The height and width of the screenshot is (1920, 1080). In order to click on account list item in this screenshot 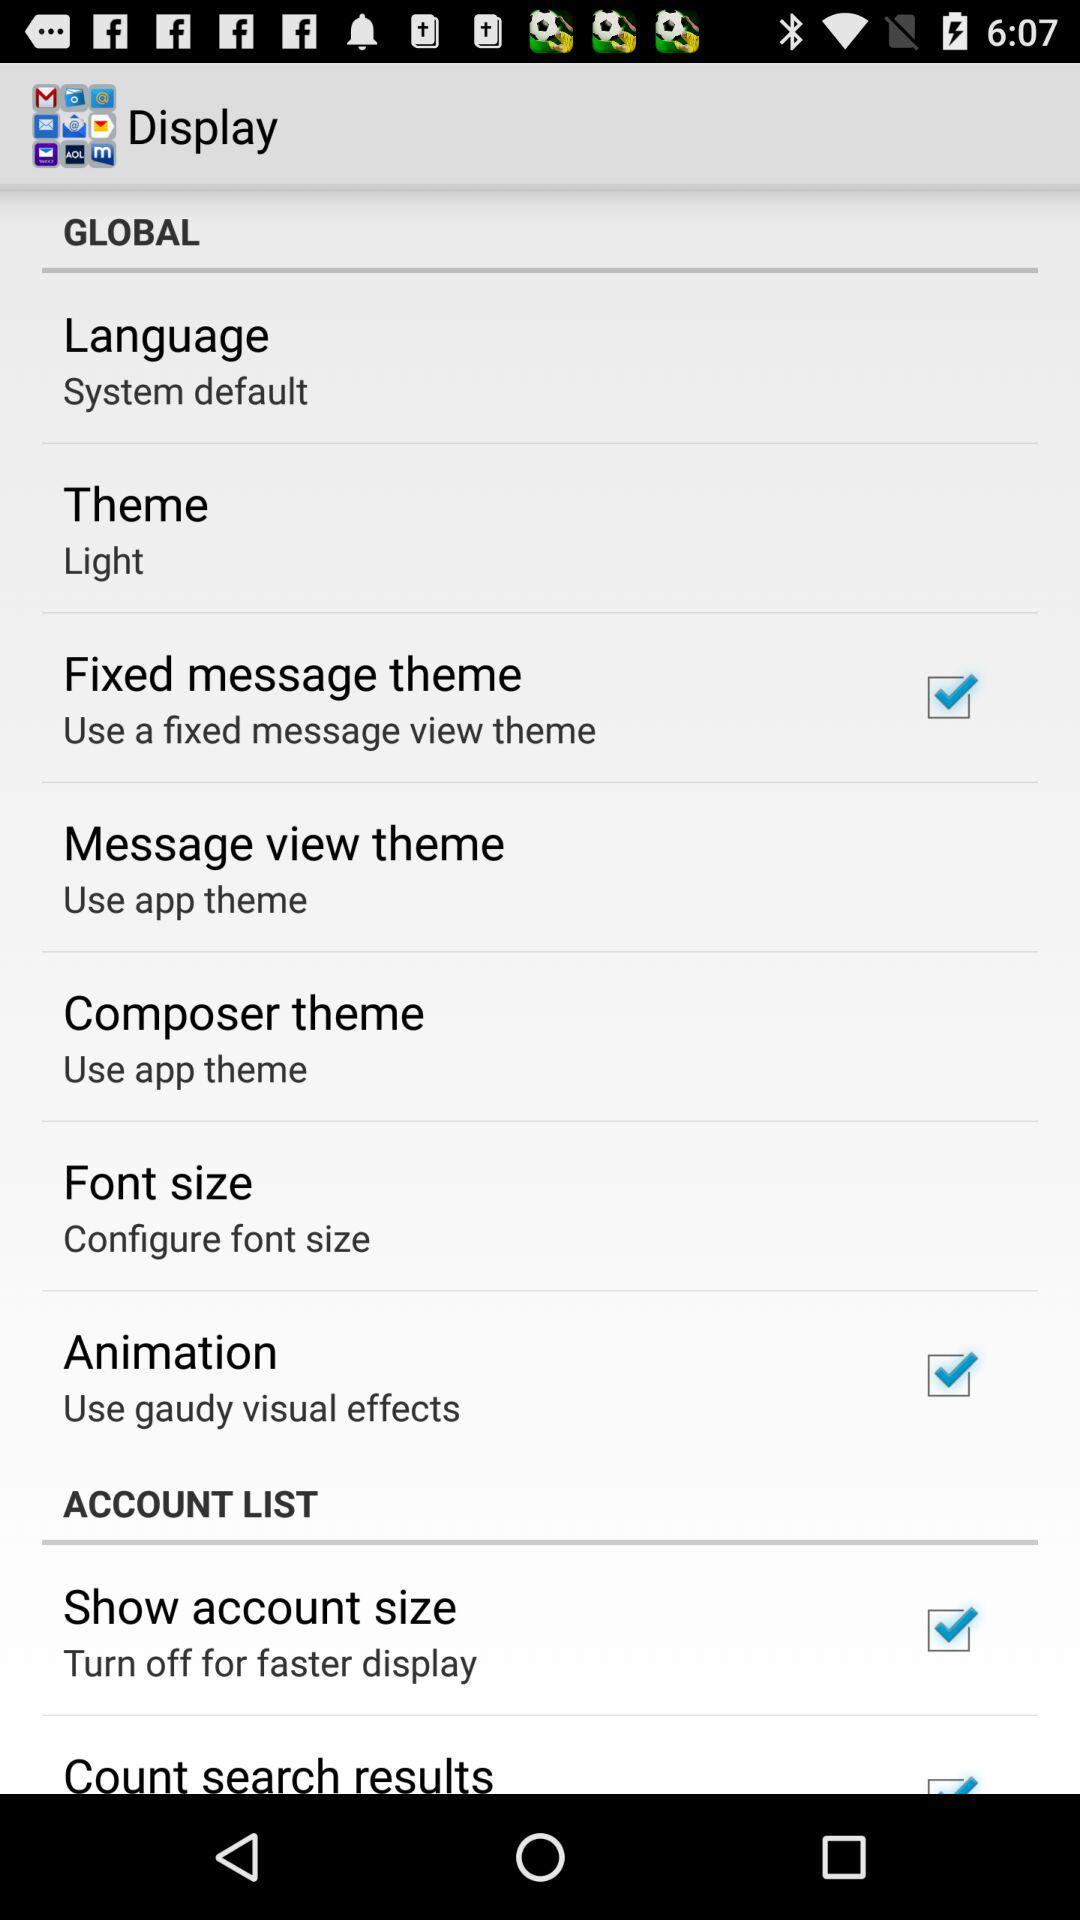, I will do `click(540, 1502)`.